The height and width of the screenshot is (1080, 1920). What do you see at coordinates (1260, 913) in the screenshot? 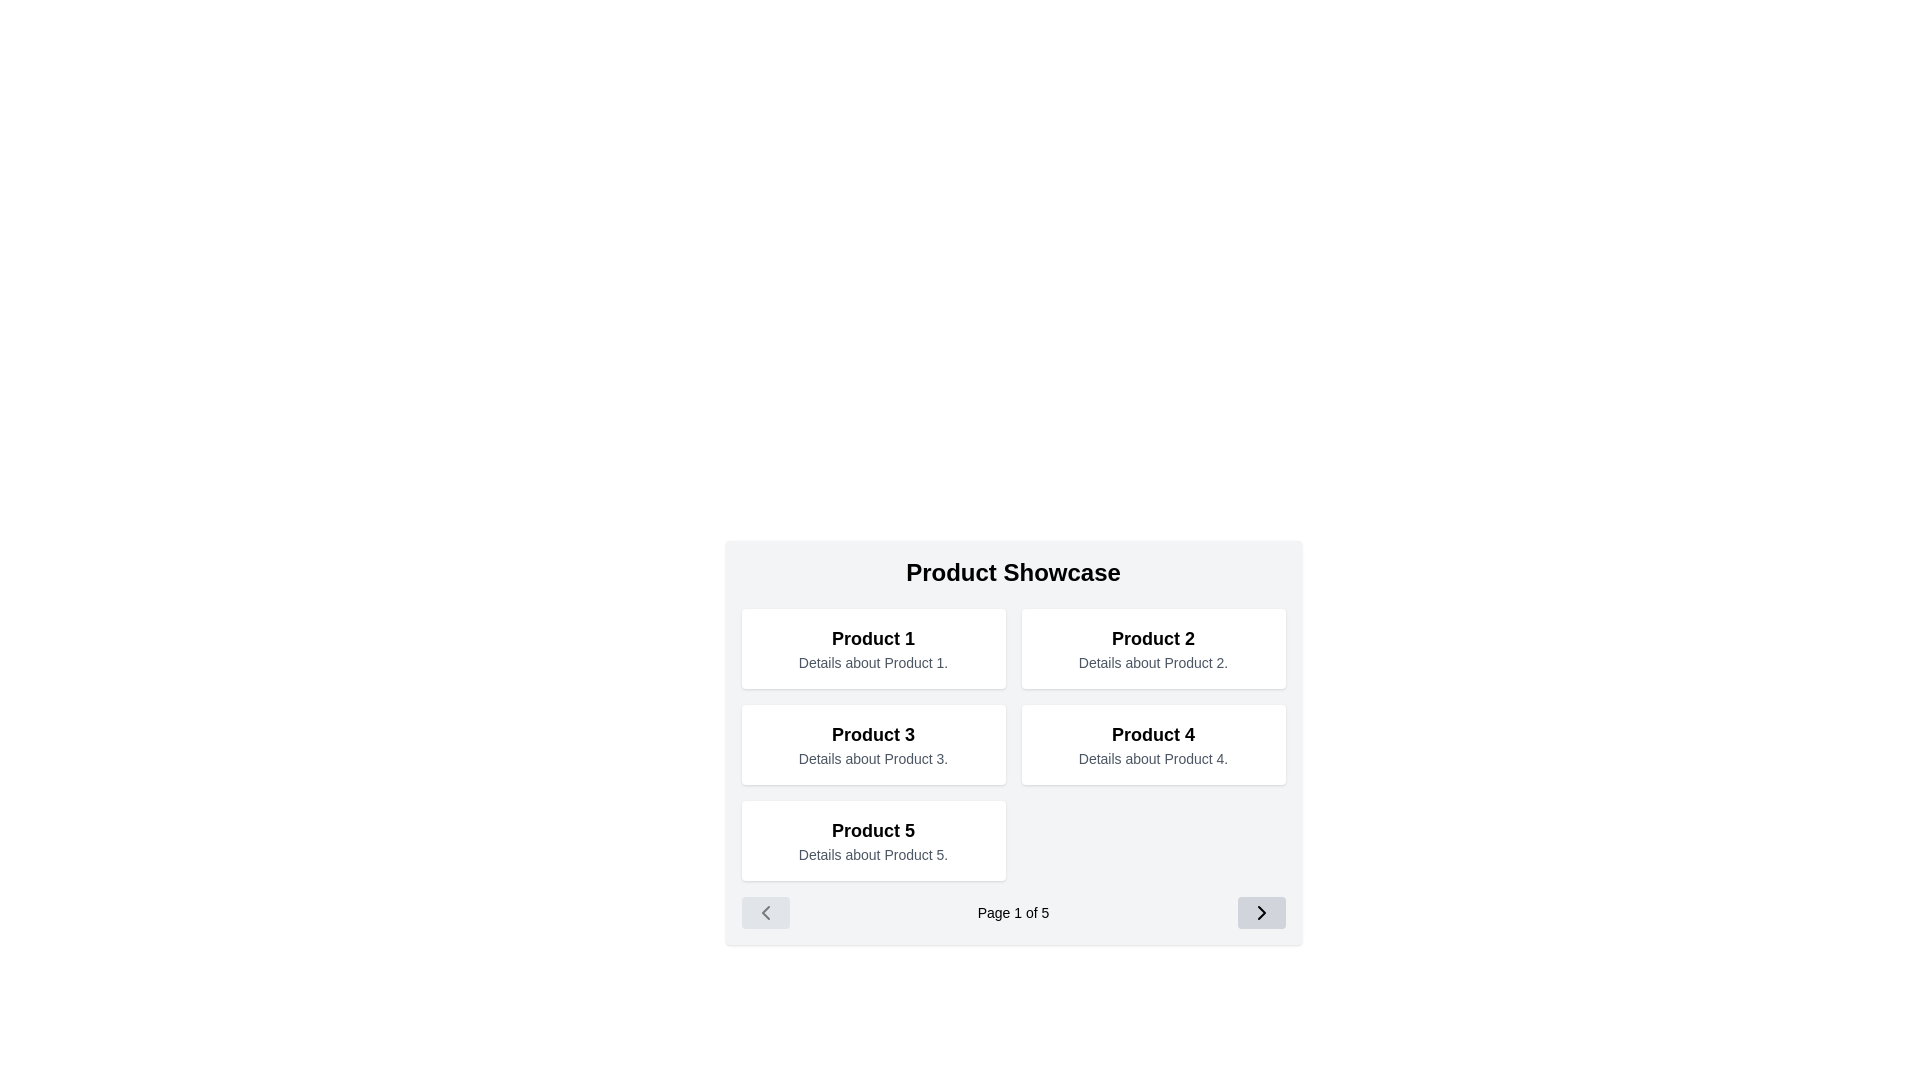
I see `the navigation button located at the bottom-right of the pagination controls, labeled 'Page 1 of 5', to proceed to the next page` at bounding box center [1260, 913].